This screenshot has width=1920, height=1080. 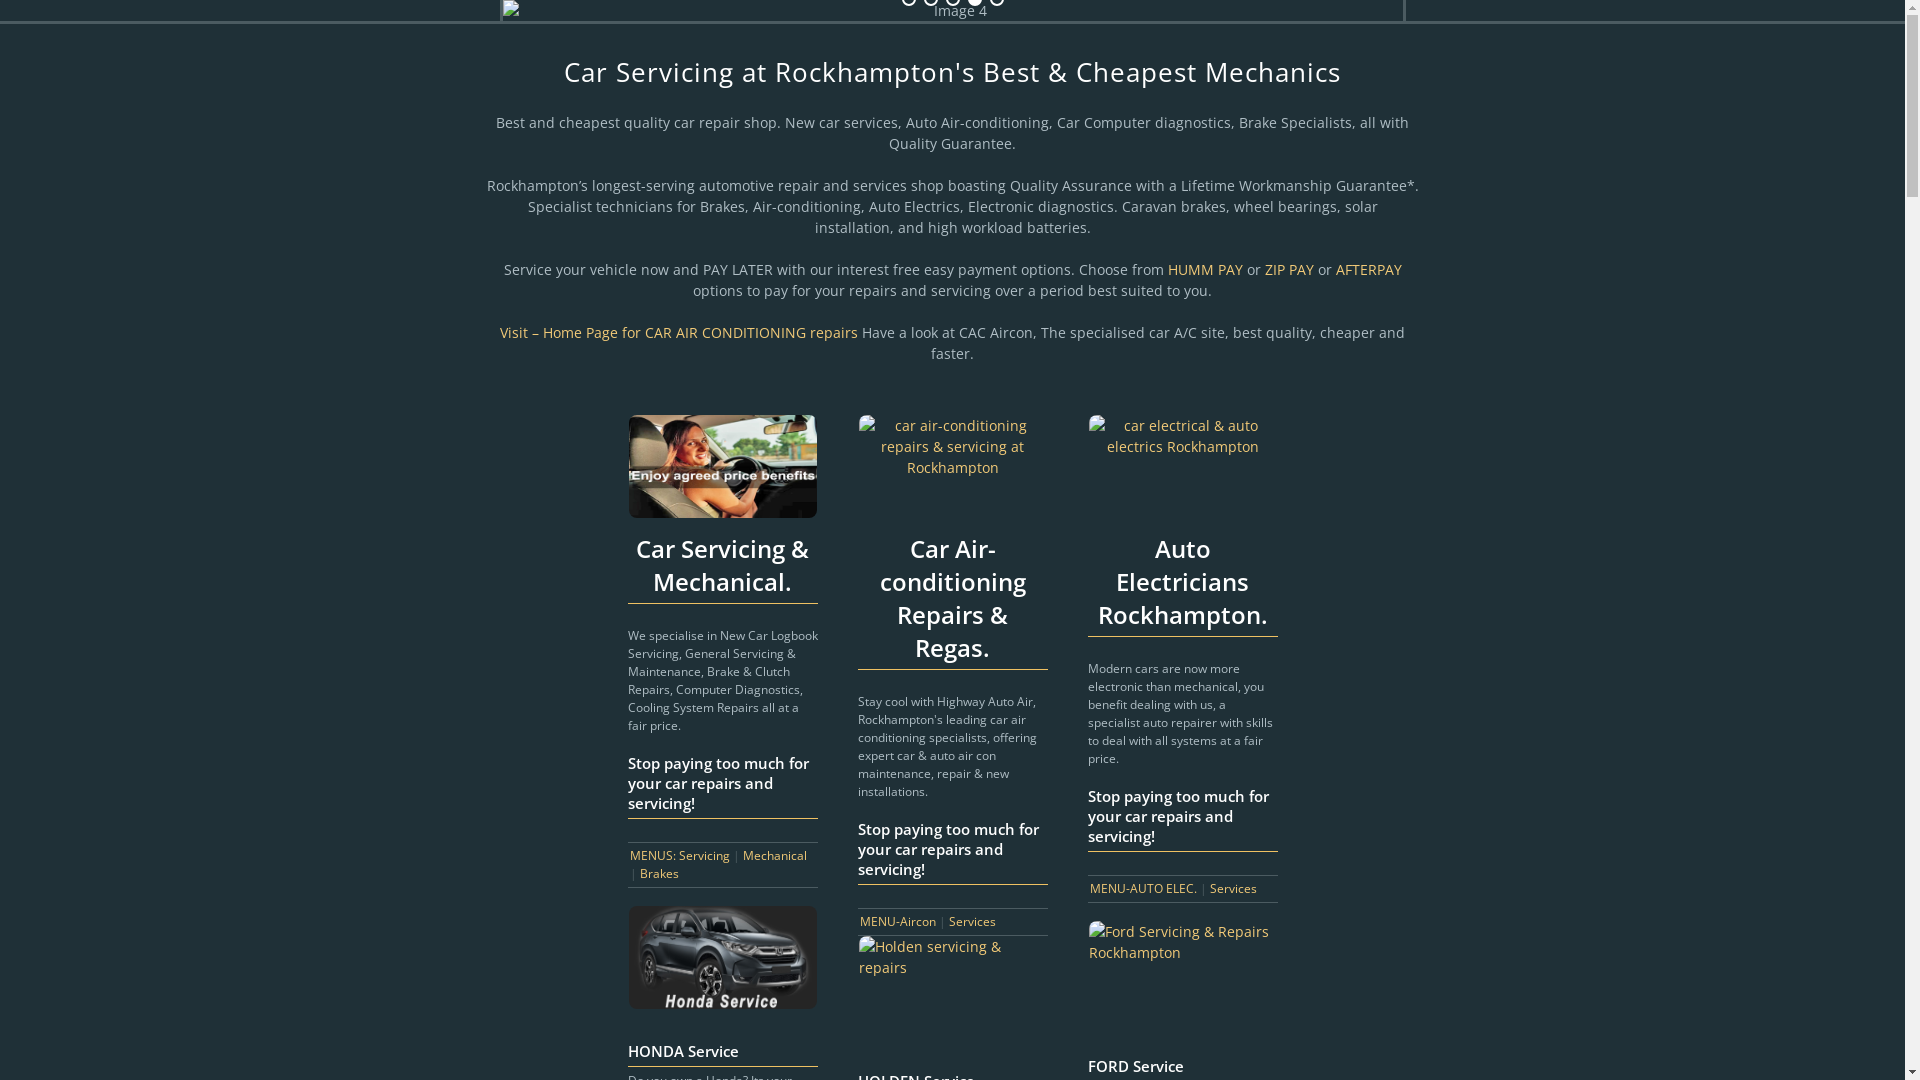 What do you see at coordinates (772, 855) in the screenshot?
I see `'Mechanical'` at bounding box center [772, 855].